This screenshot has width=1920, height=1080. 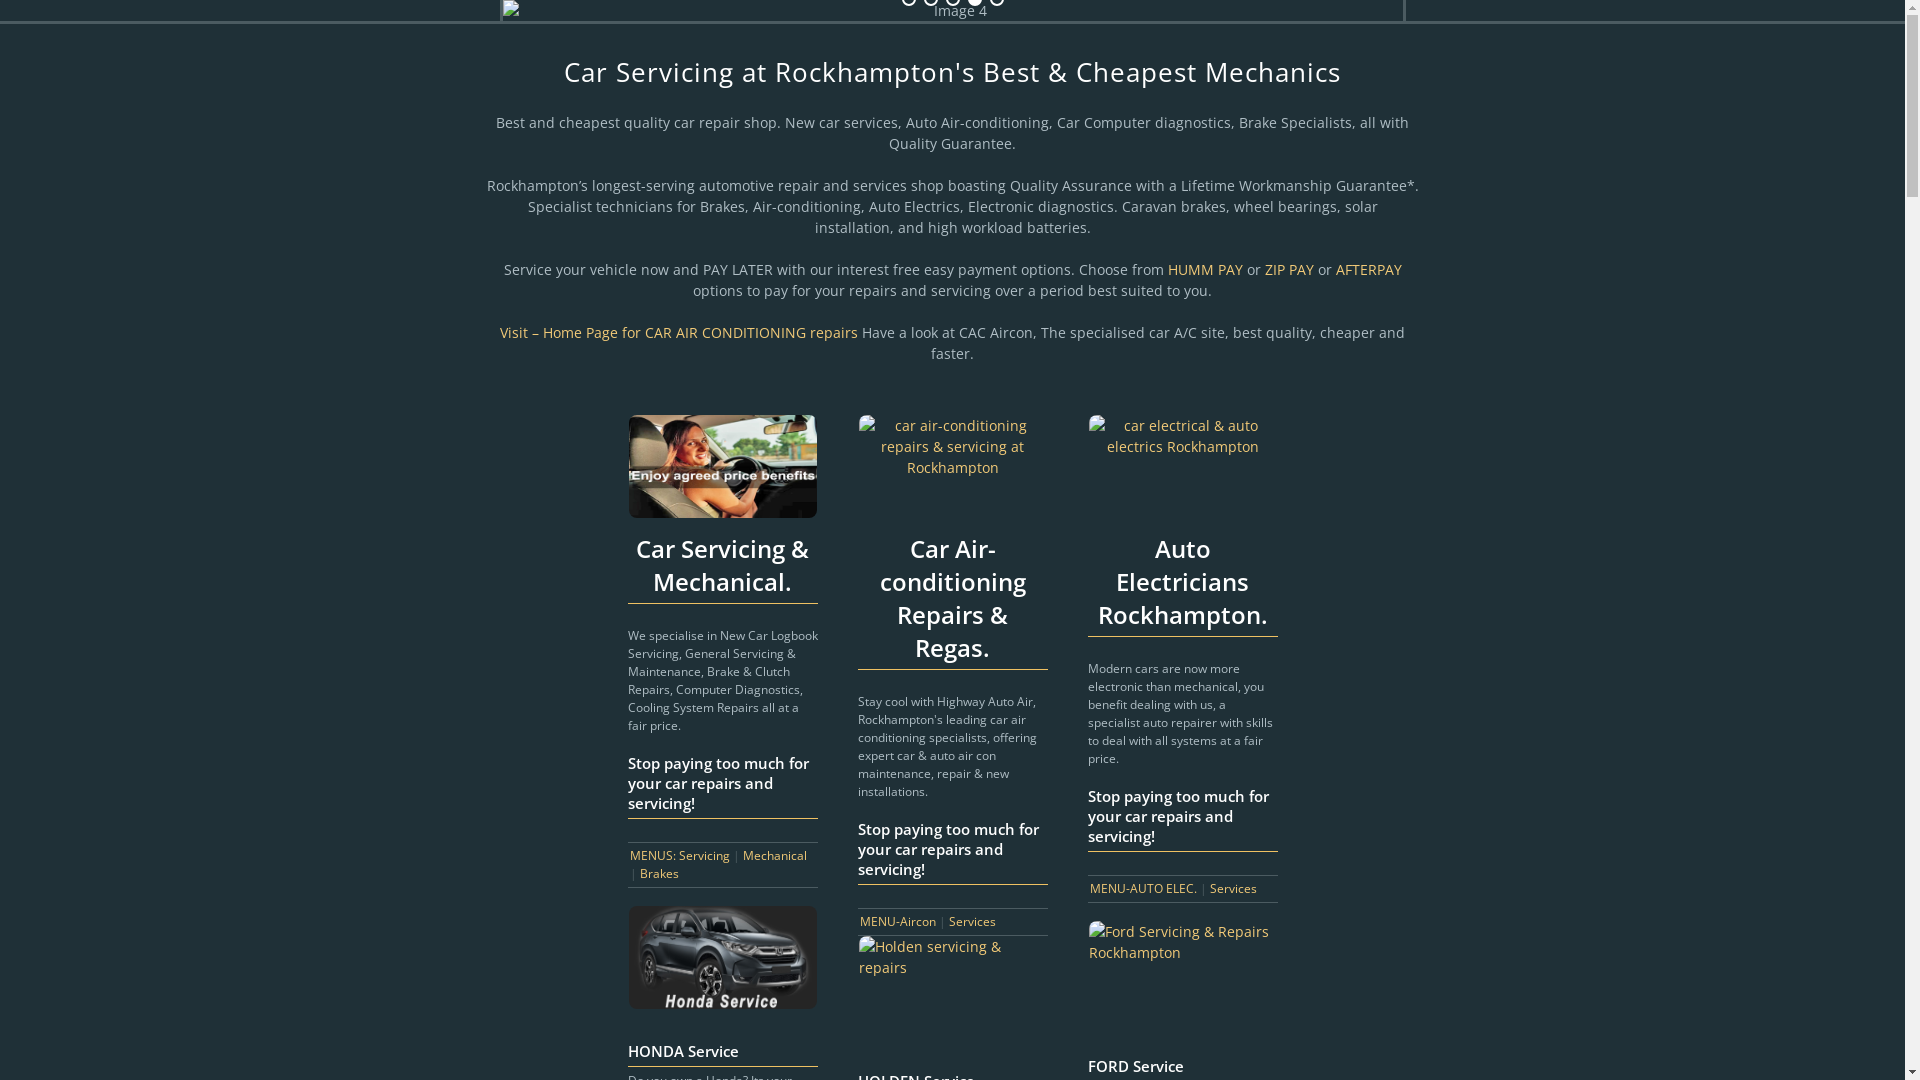 What do you see at coordinates (772, 855) in the screenshot?
I see `'Mechanical'` at bounding box center [772, 855].